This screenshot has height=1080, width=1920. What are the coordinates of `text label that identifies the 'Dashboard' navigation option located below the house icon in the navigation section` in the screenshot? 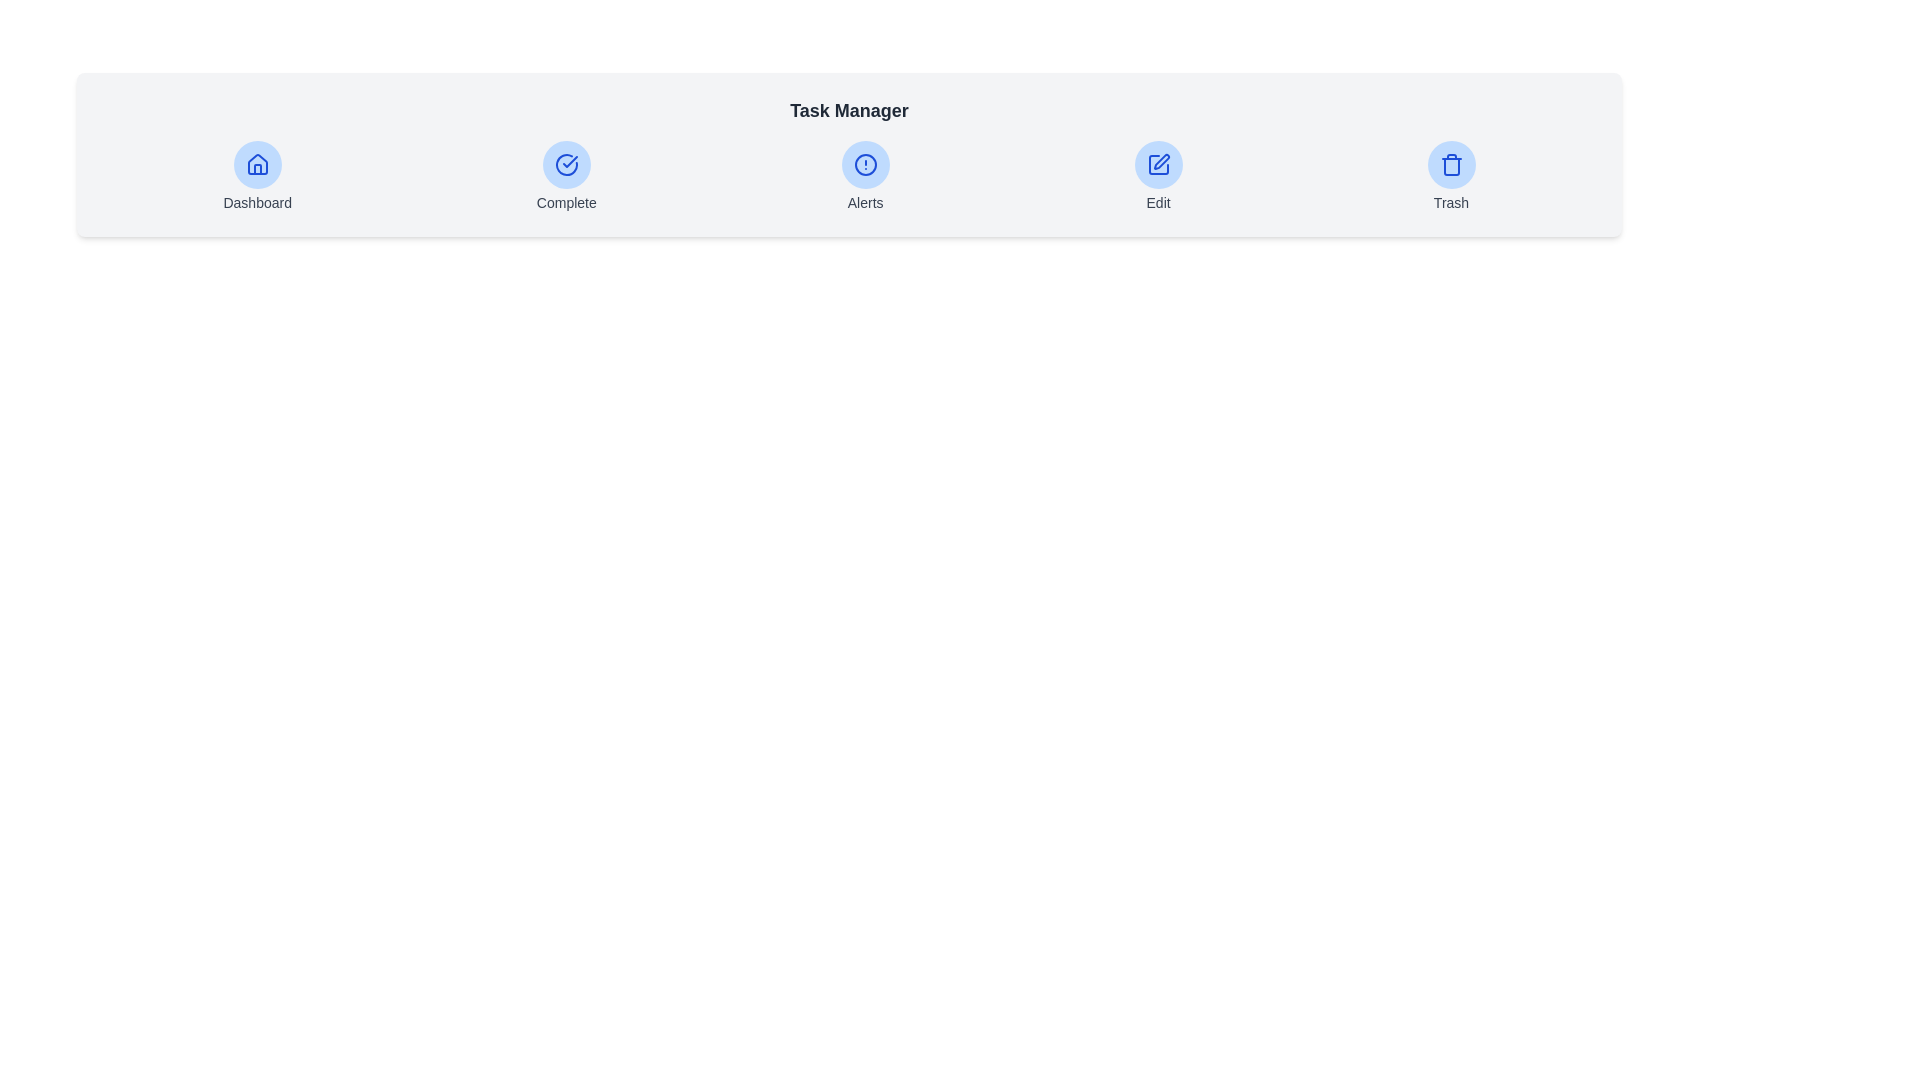 It's located at (256, 203).